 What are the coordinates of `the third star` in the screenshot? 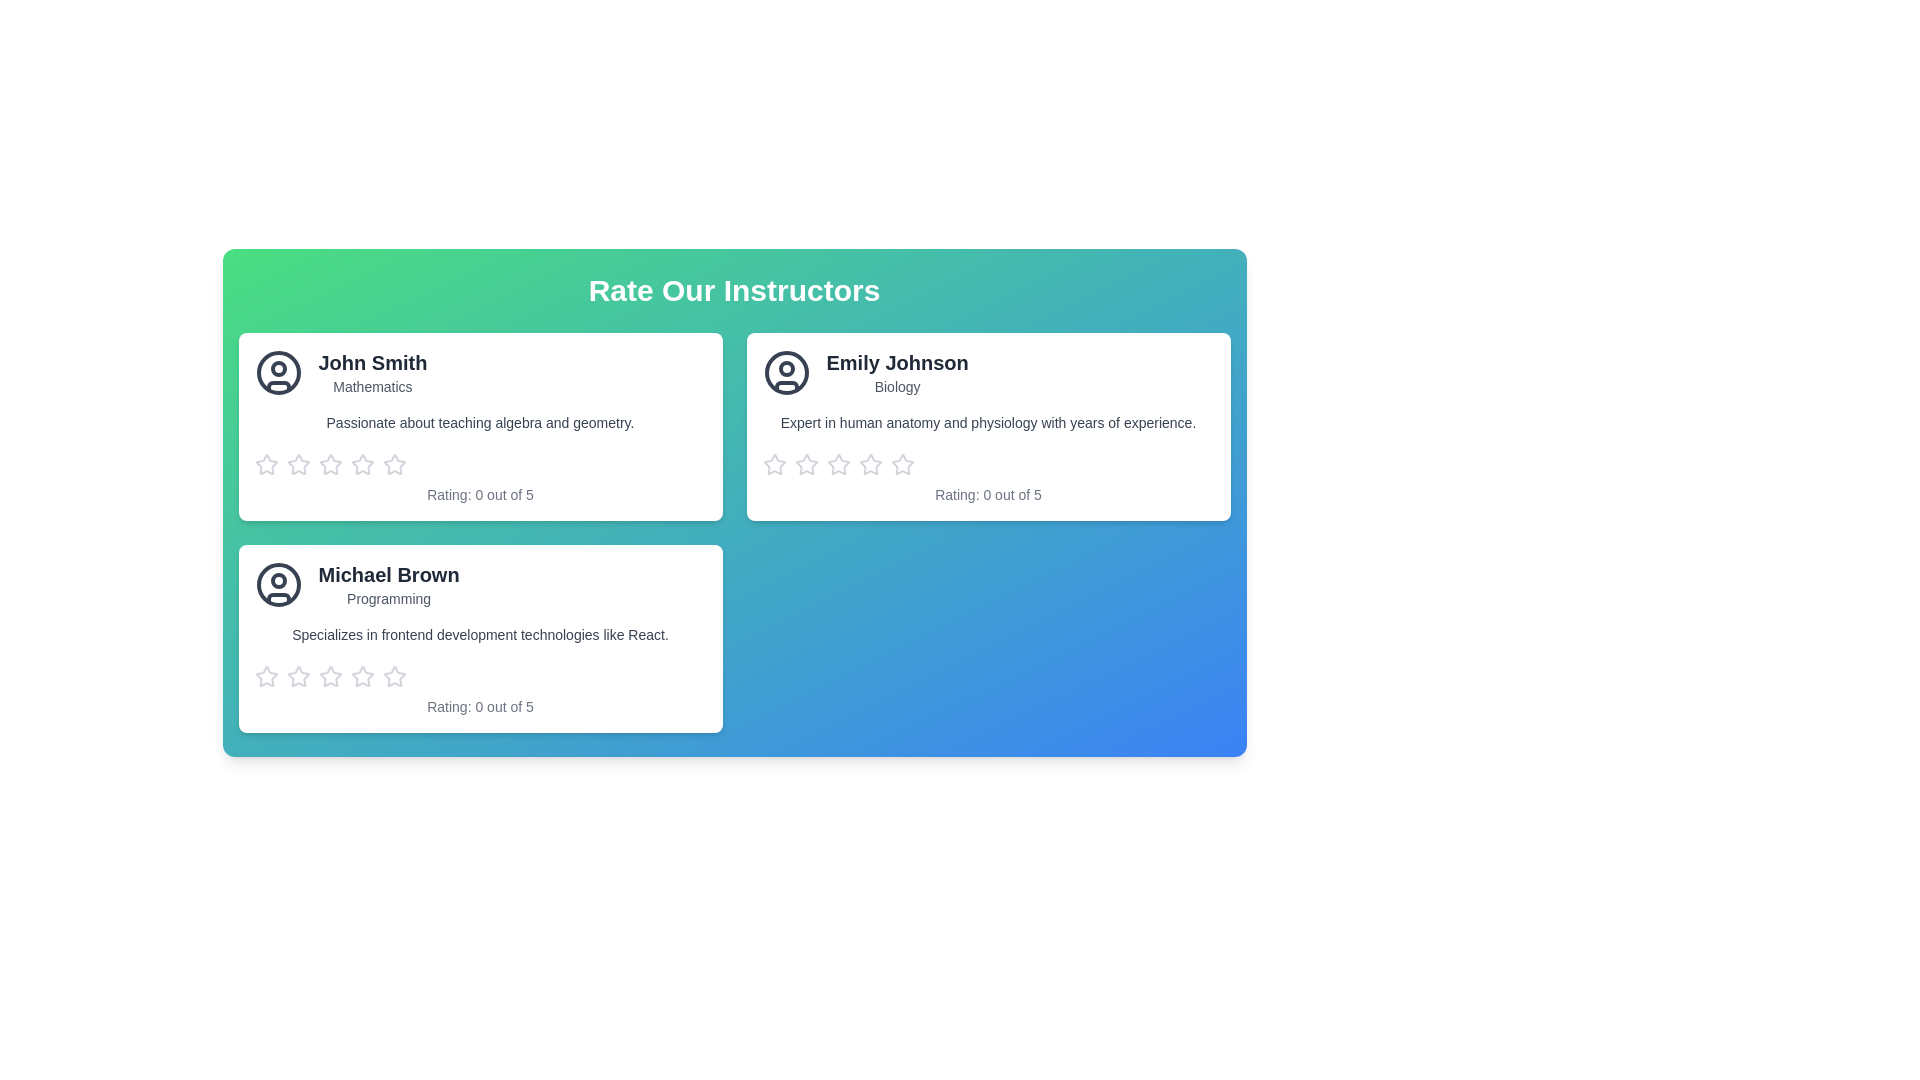 It's located at (901, 463).